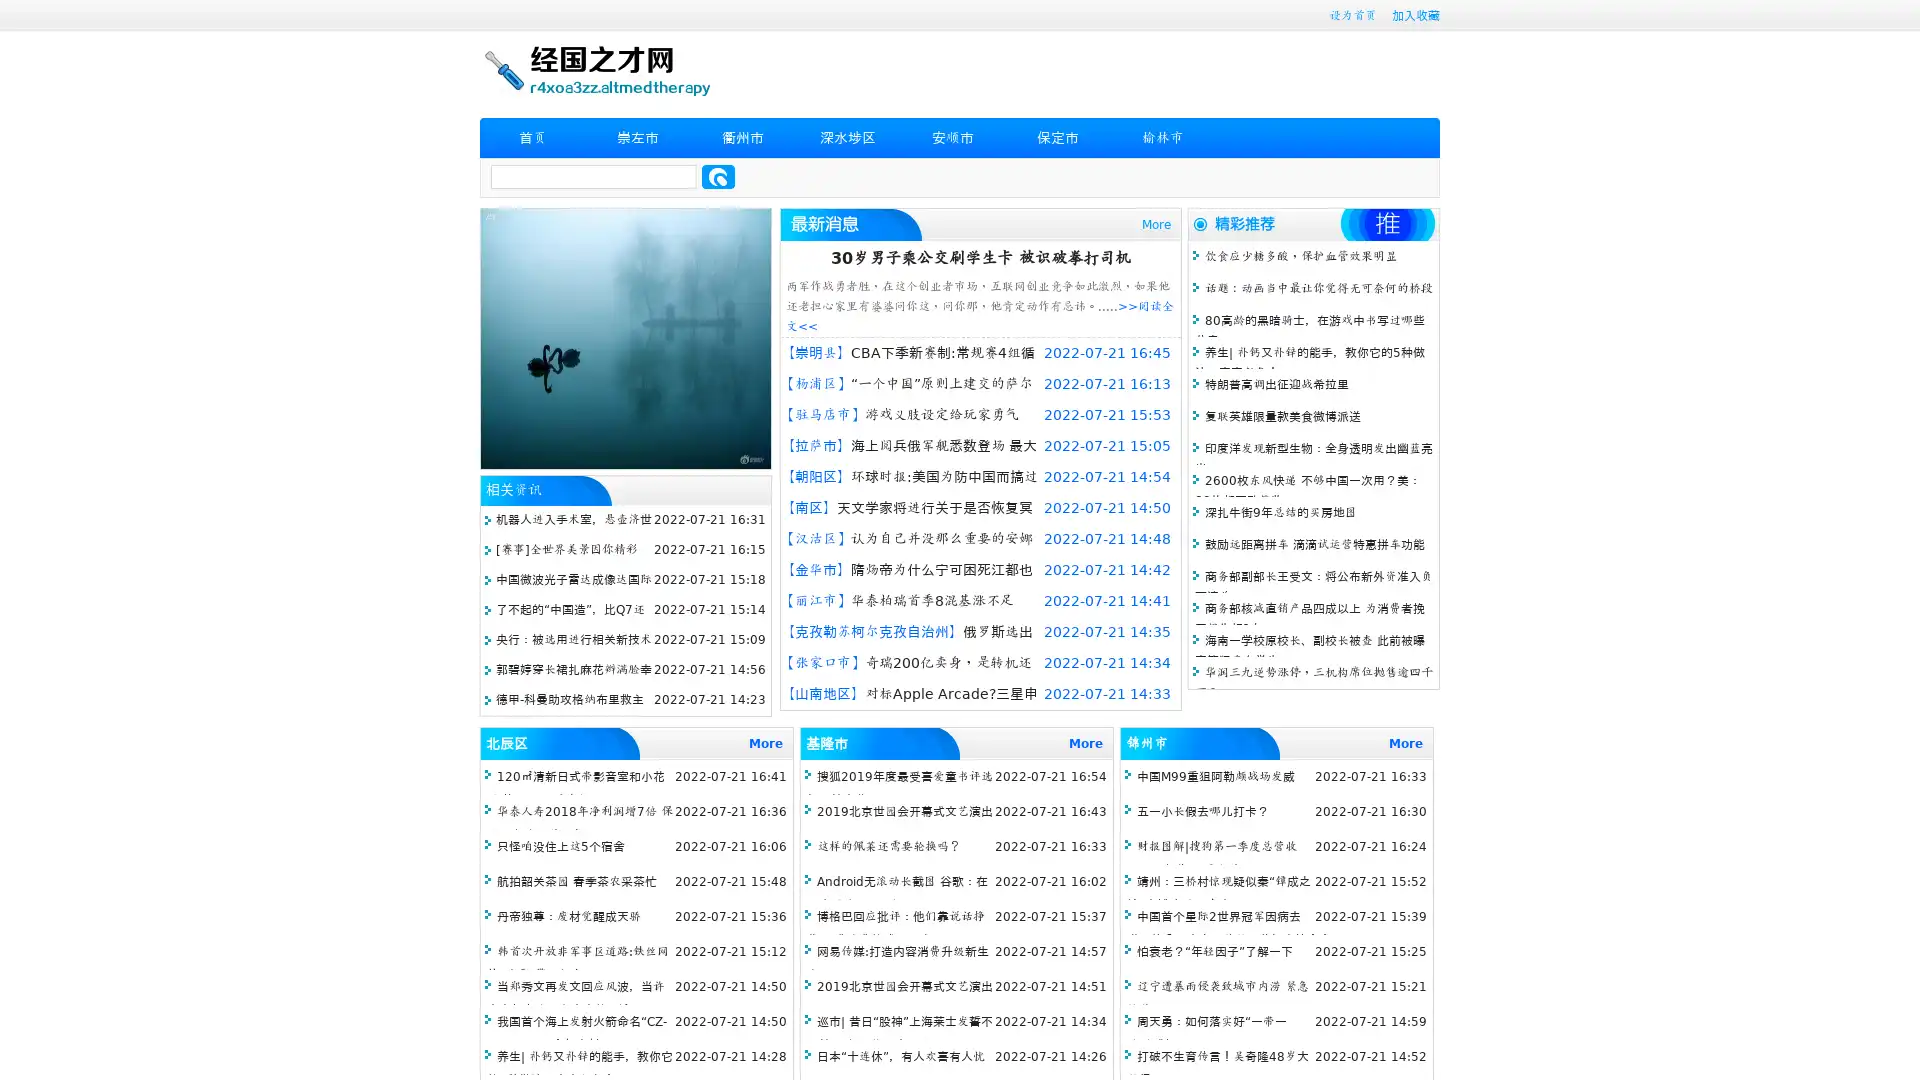  Describe the element at coordinates (718, 176) in the screenshot. I see `Search` at that location.